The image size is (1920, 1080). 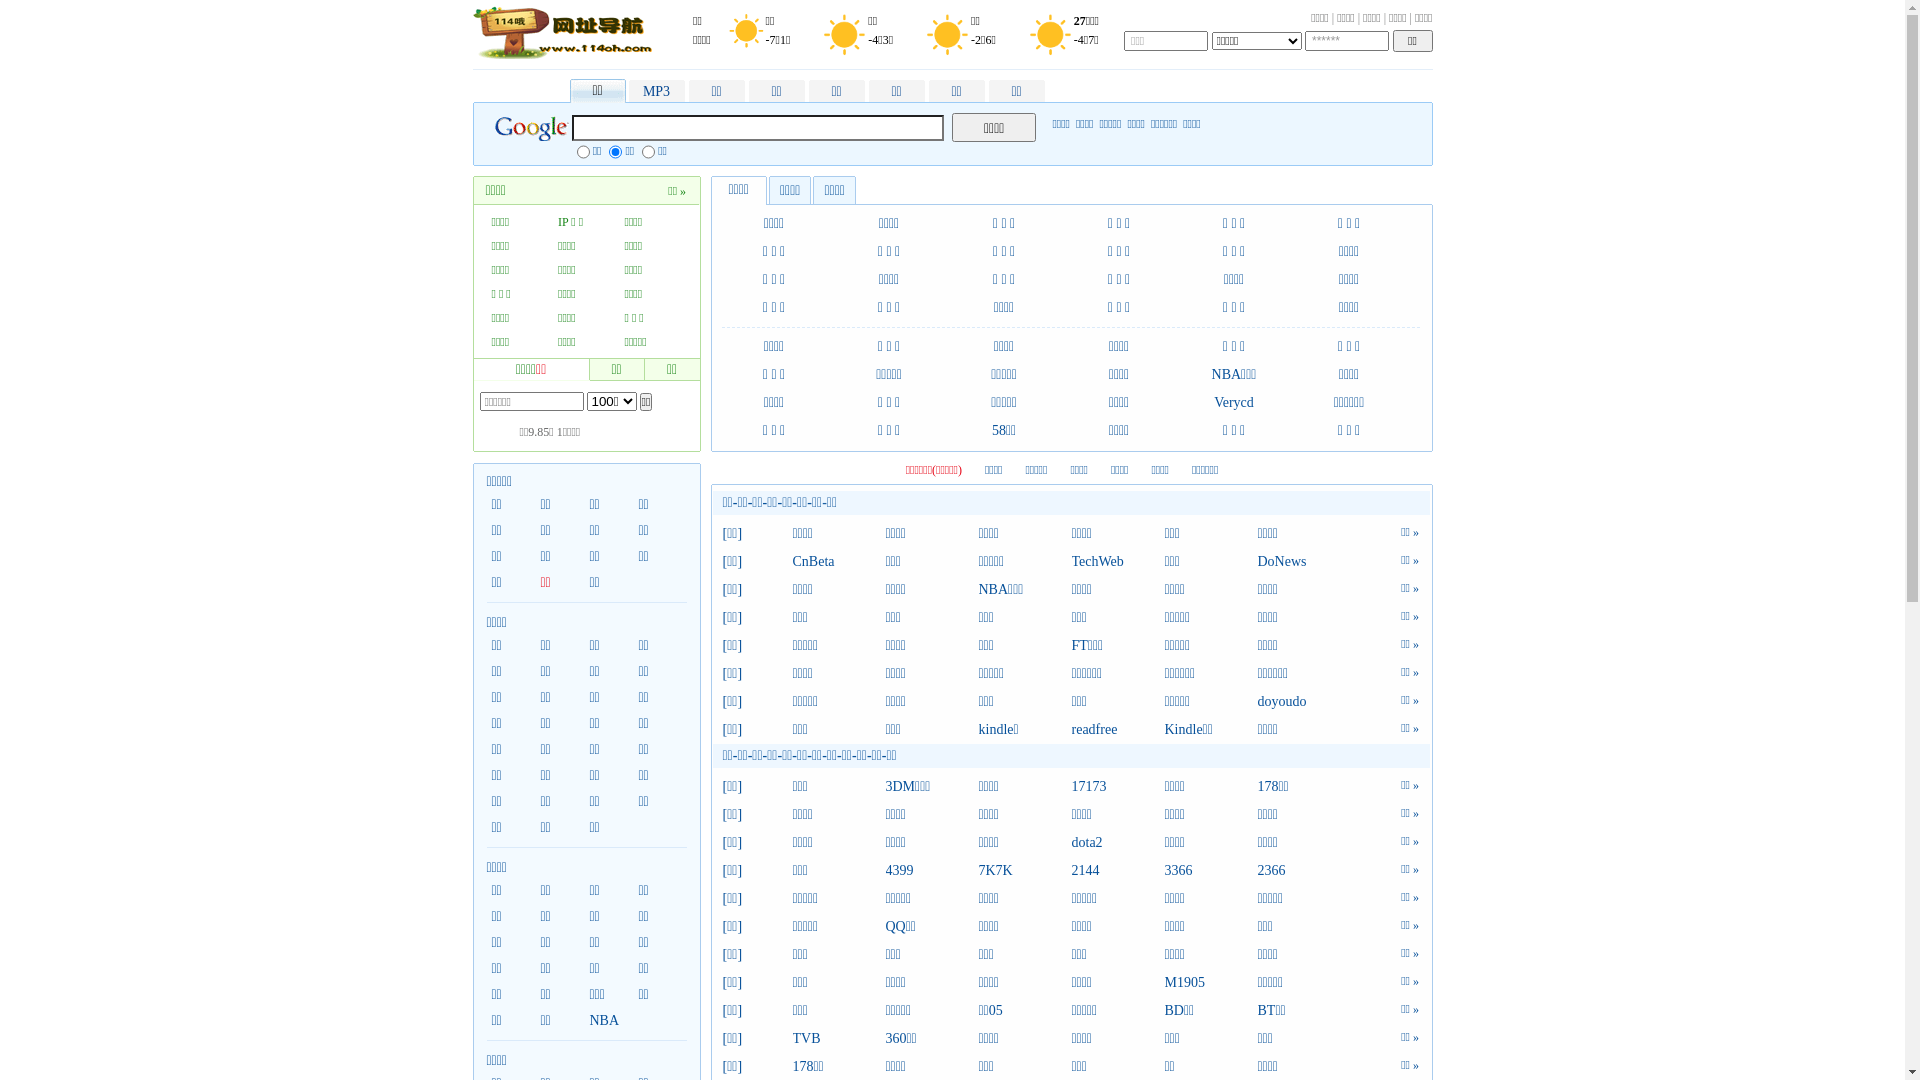 I want to click on '7K7K', so click(x=978, y=870).